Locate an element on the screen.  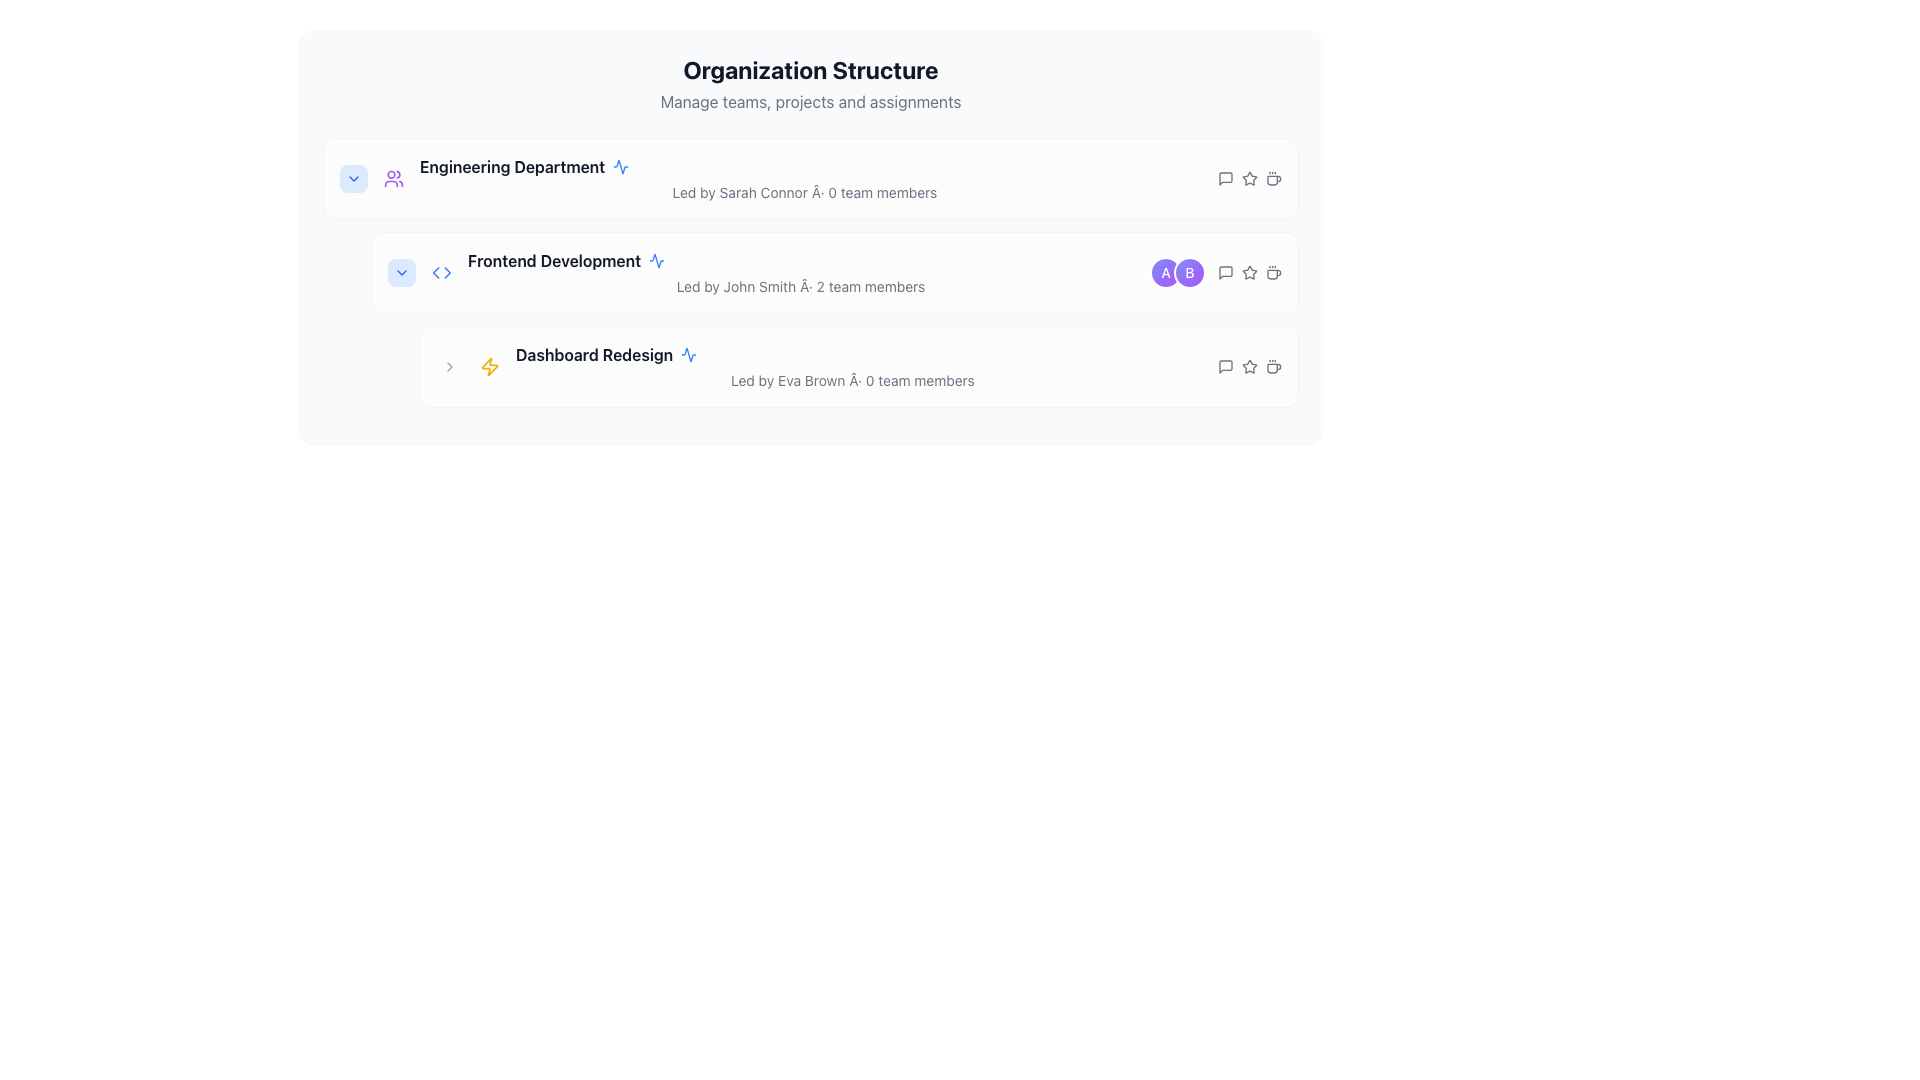
the waveform activity indicator icon, which is a small blue icon with rounded ends, located immediately to the left of the 'Dashboard Redesign' text is located at coordinates (689, 353).